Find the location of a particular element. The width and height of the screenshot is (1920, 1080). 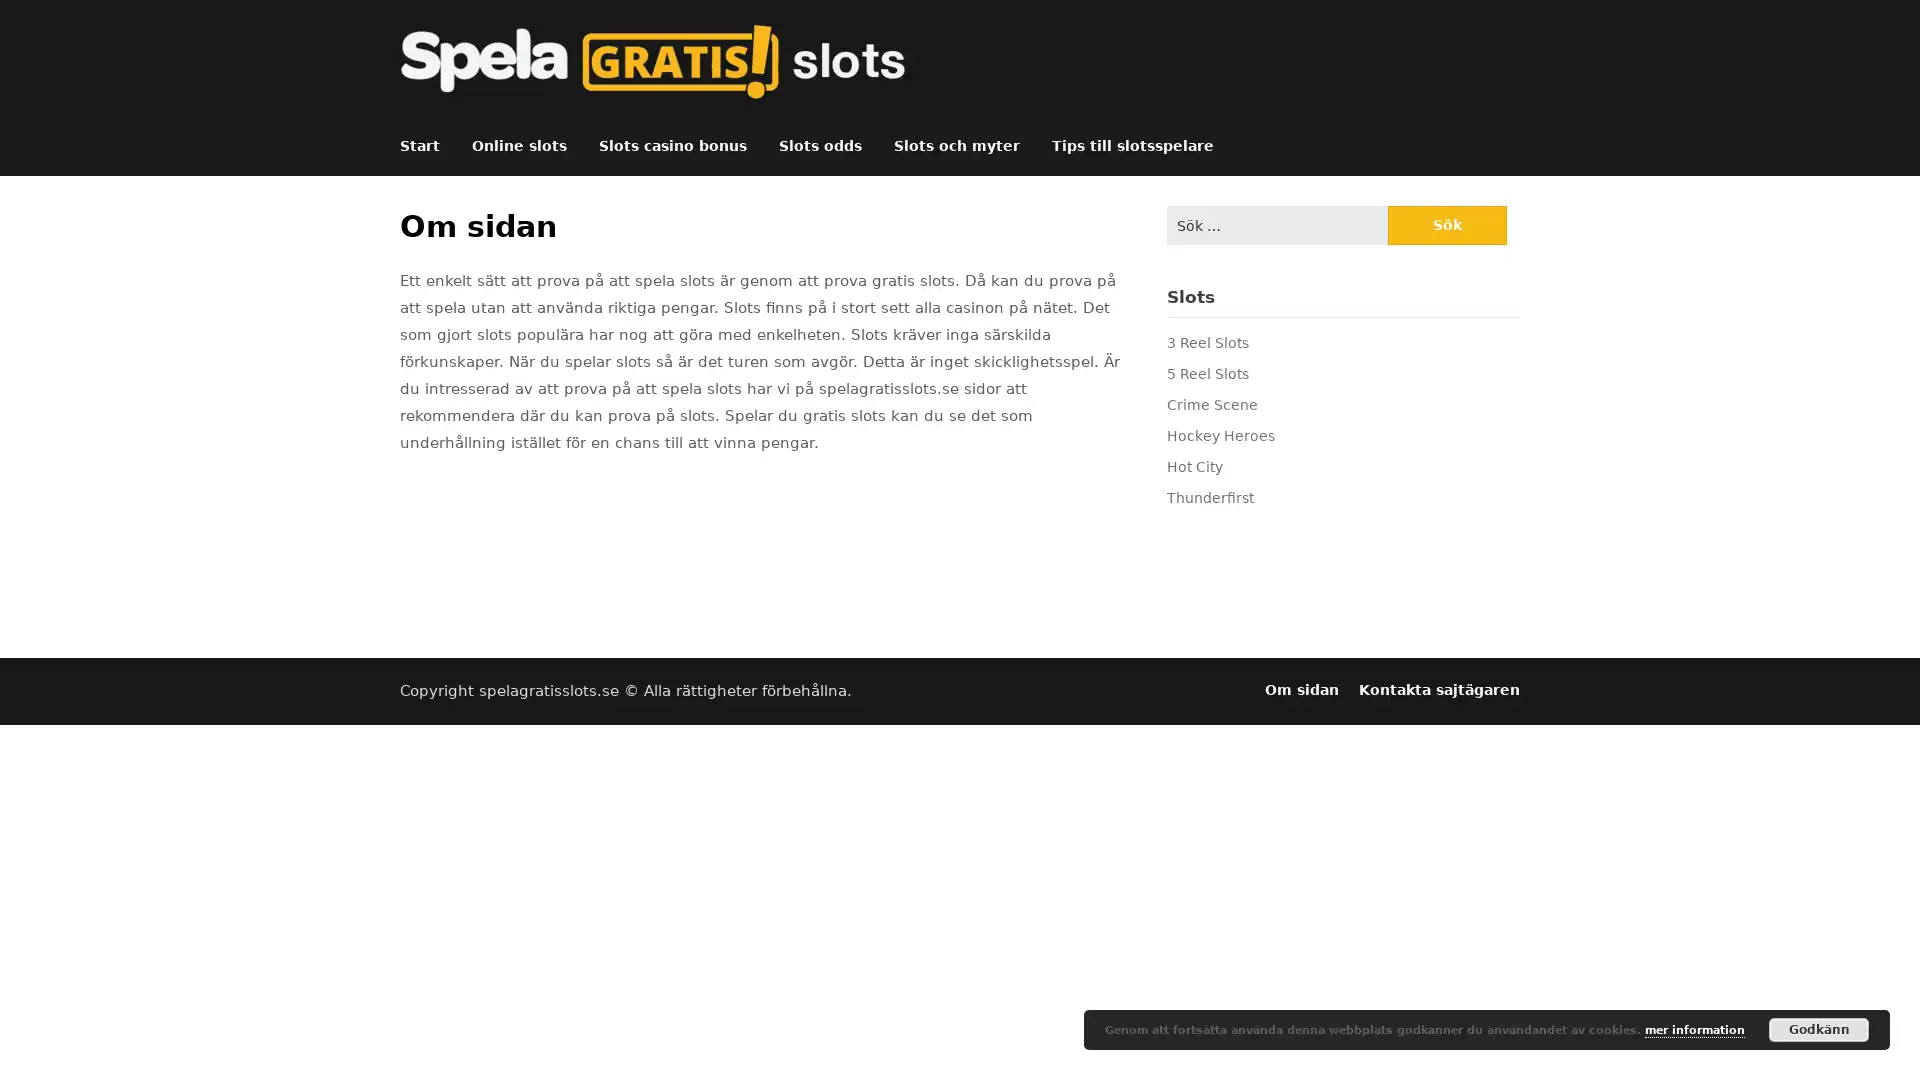

Sok is located at coordinates (1446, 225).